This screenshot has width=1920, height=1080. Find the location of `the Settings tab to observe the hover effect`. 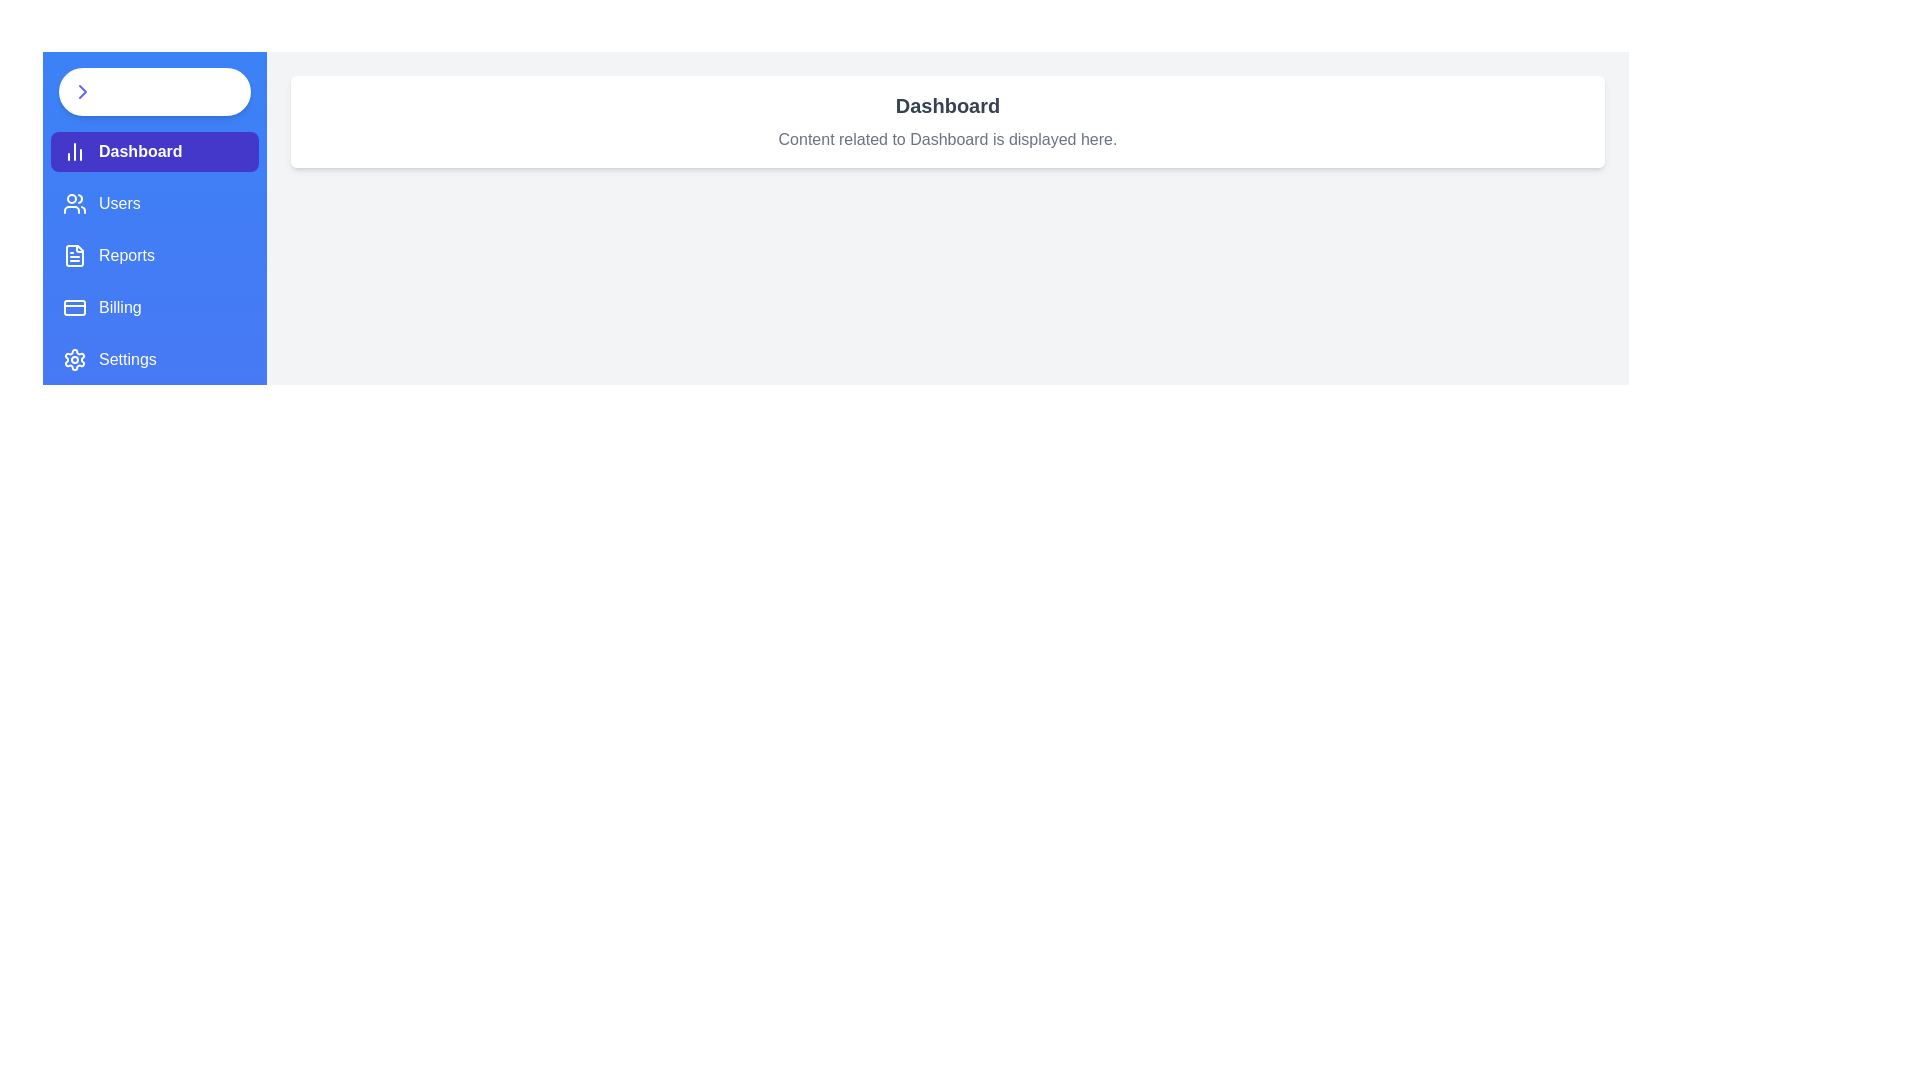

the Settings tab to observe the hover effect is located at coordinates (153, 358).